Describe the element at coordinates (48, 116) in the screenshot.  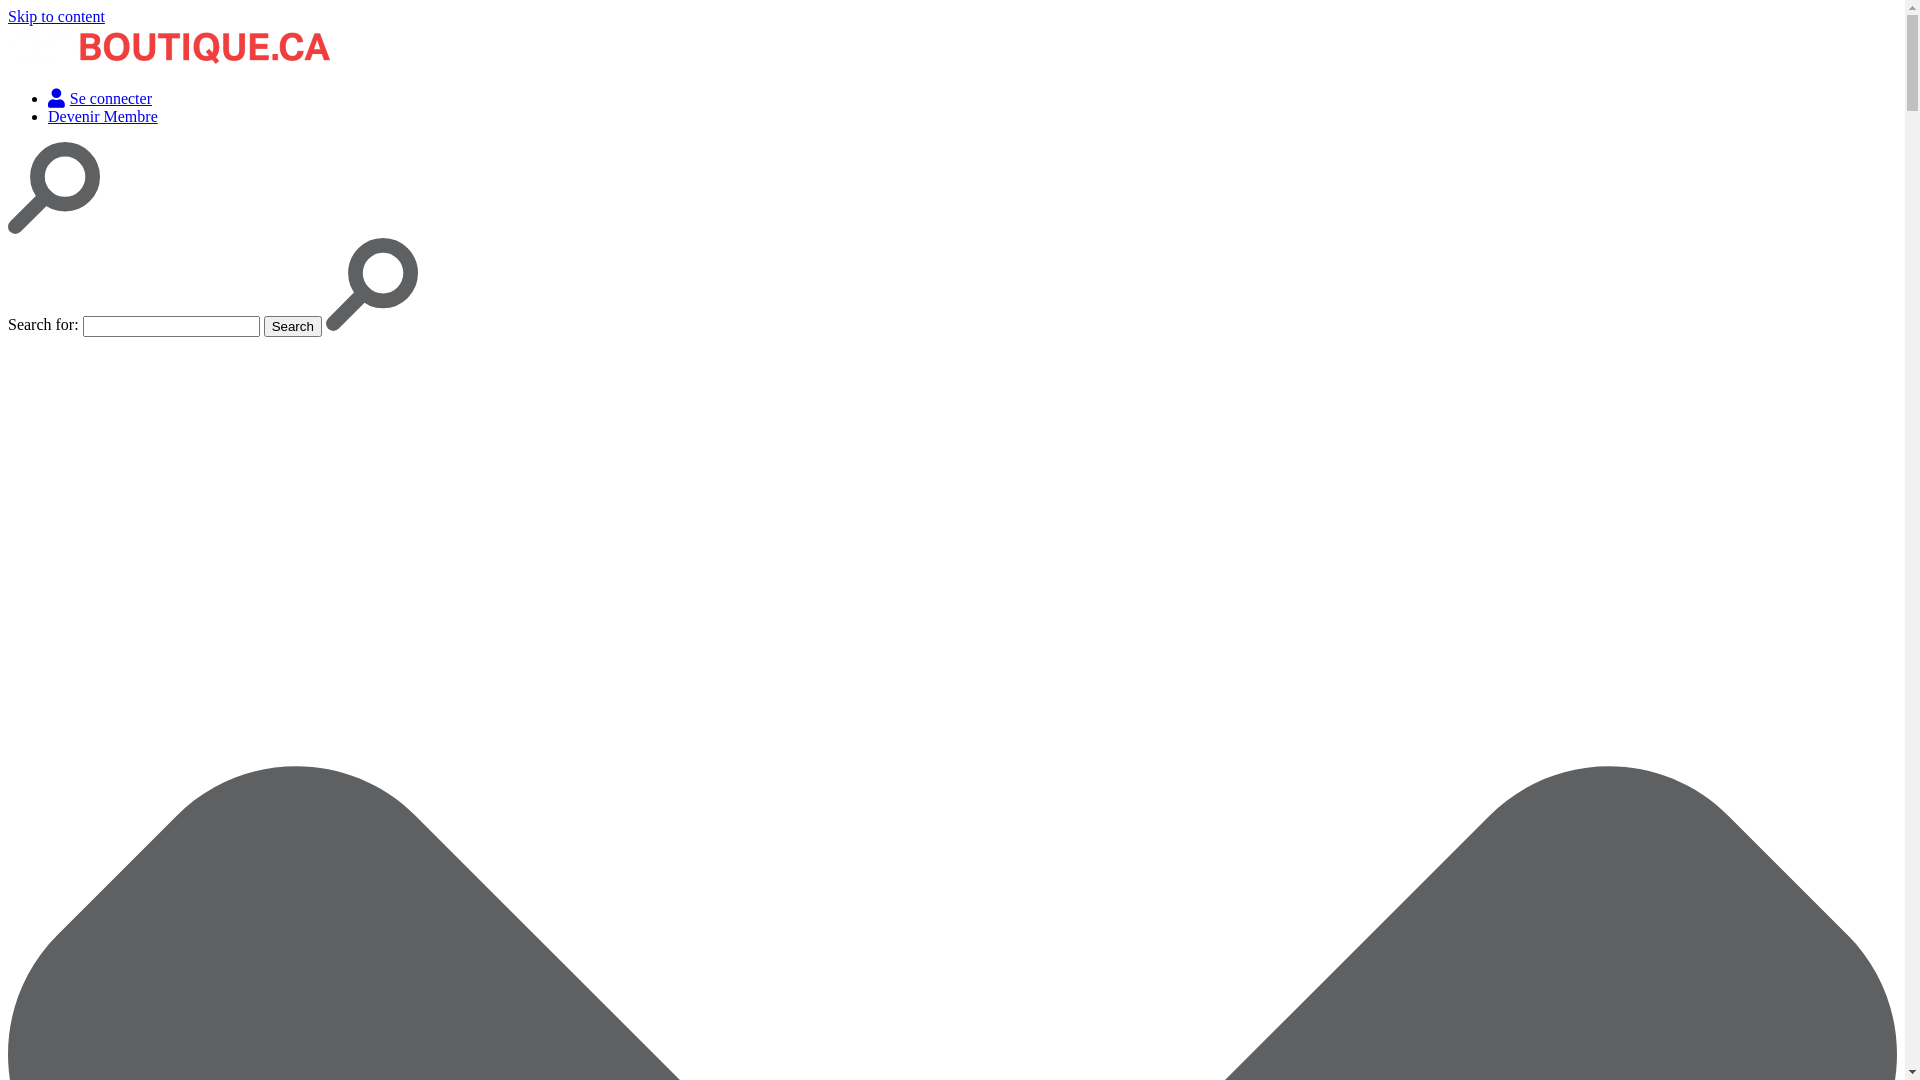
I see `'Devenir Membre'` at that location.